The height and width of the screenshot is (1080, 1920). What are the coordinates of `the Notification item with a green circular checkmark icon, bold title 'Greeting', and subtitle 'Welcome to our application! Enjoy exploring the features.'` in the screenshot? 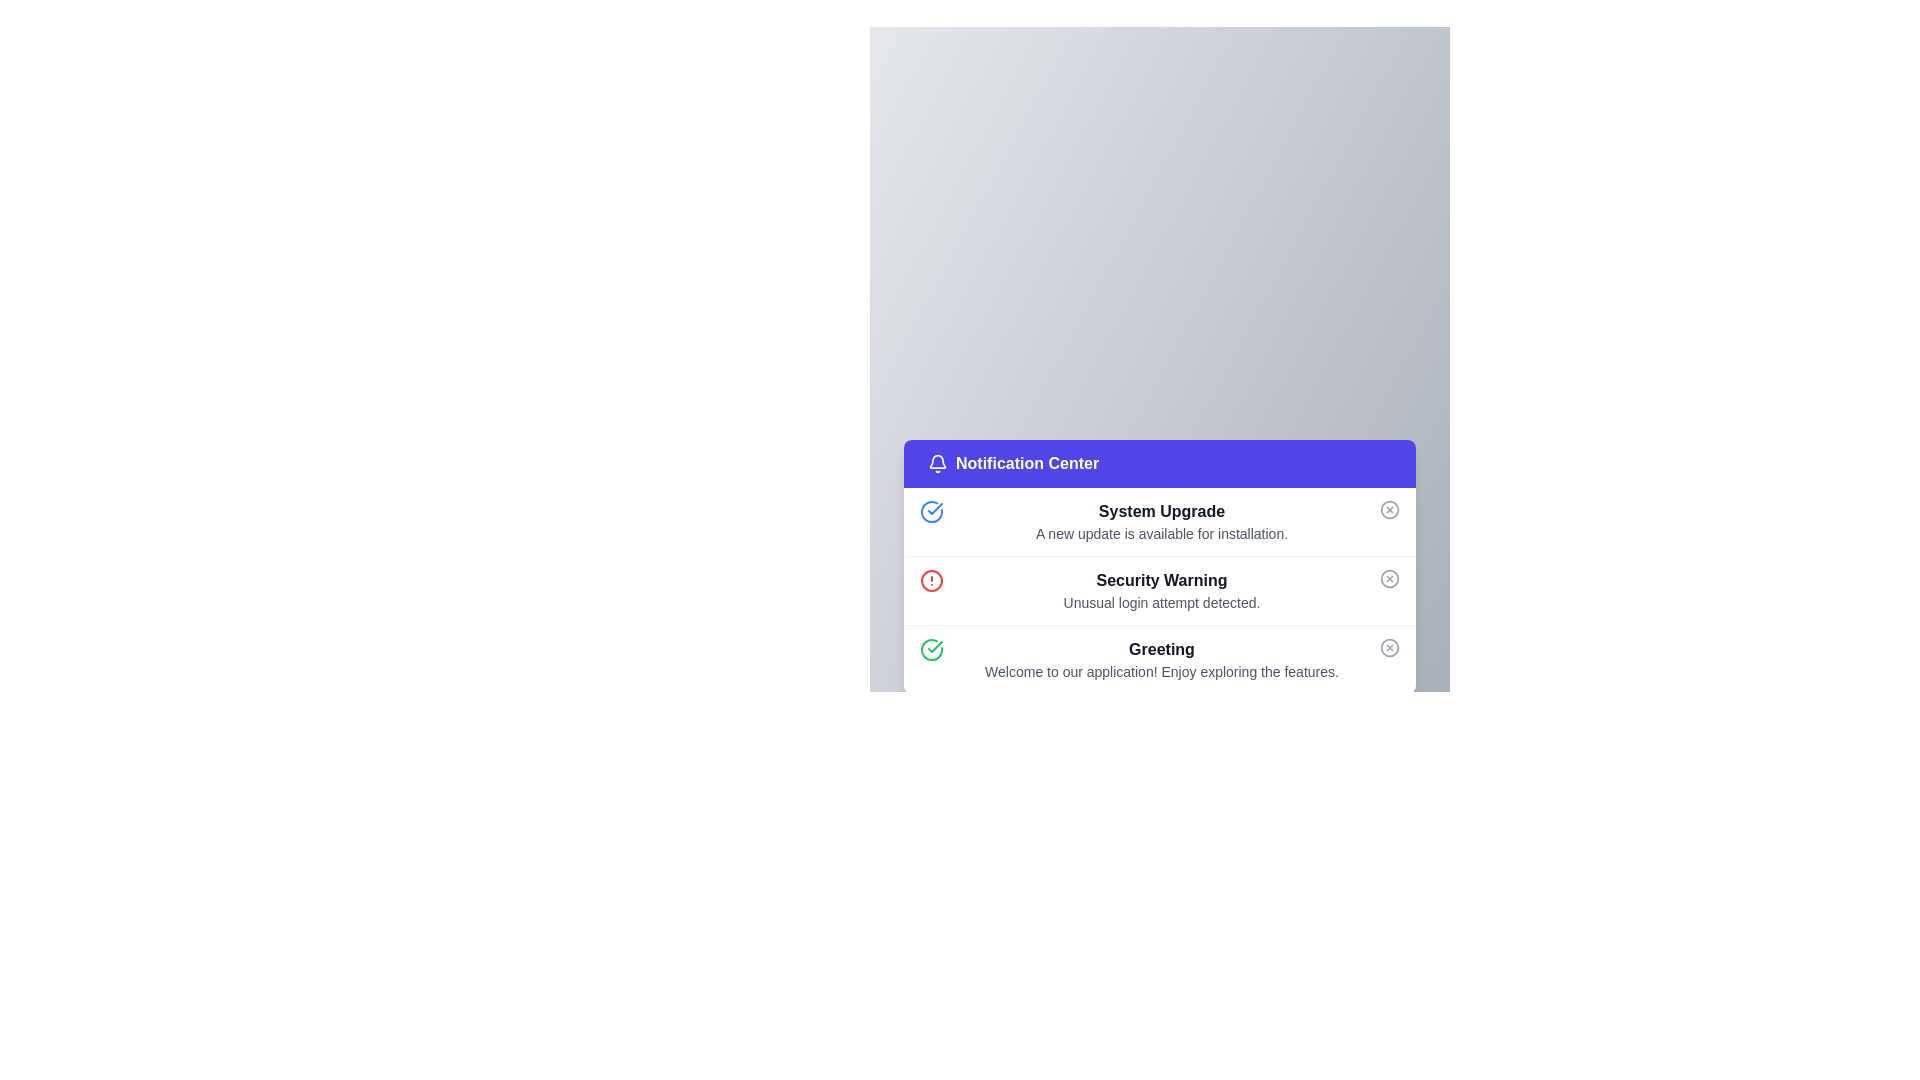 It's located at (1160, 659).